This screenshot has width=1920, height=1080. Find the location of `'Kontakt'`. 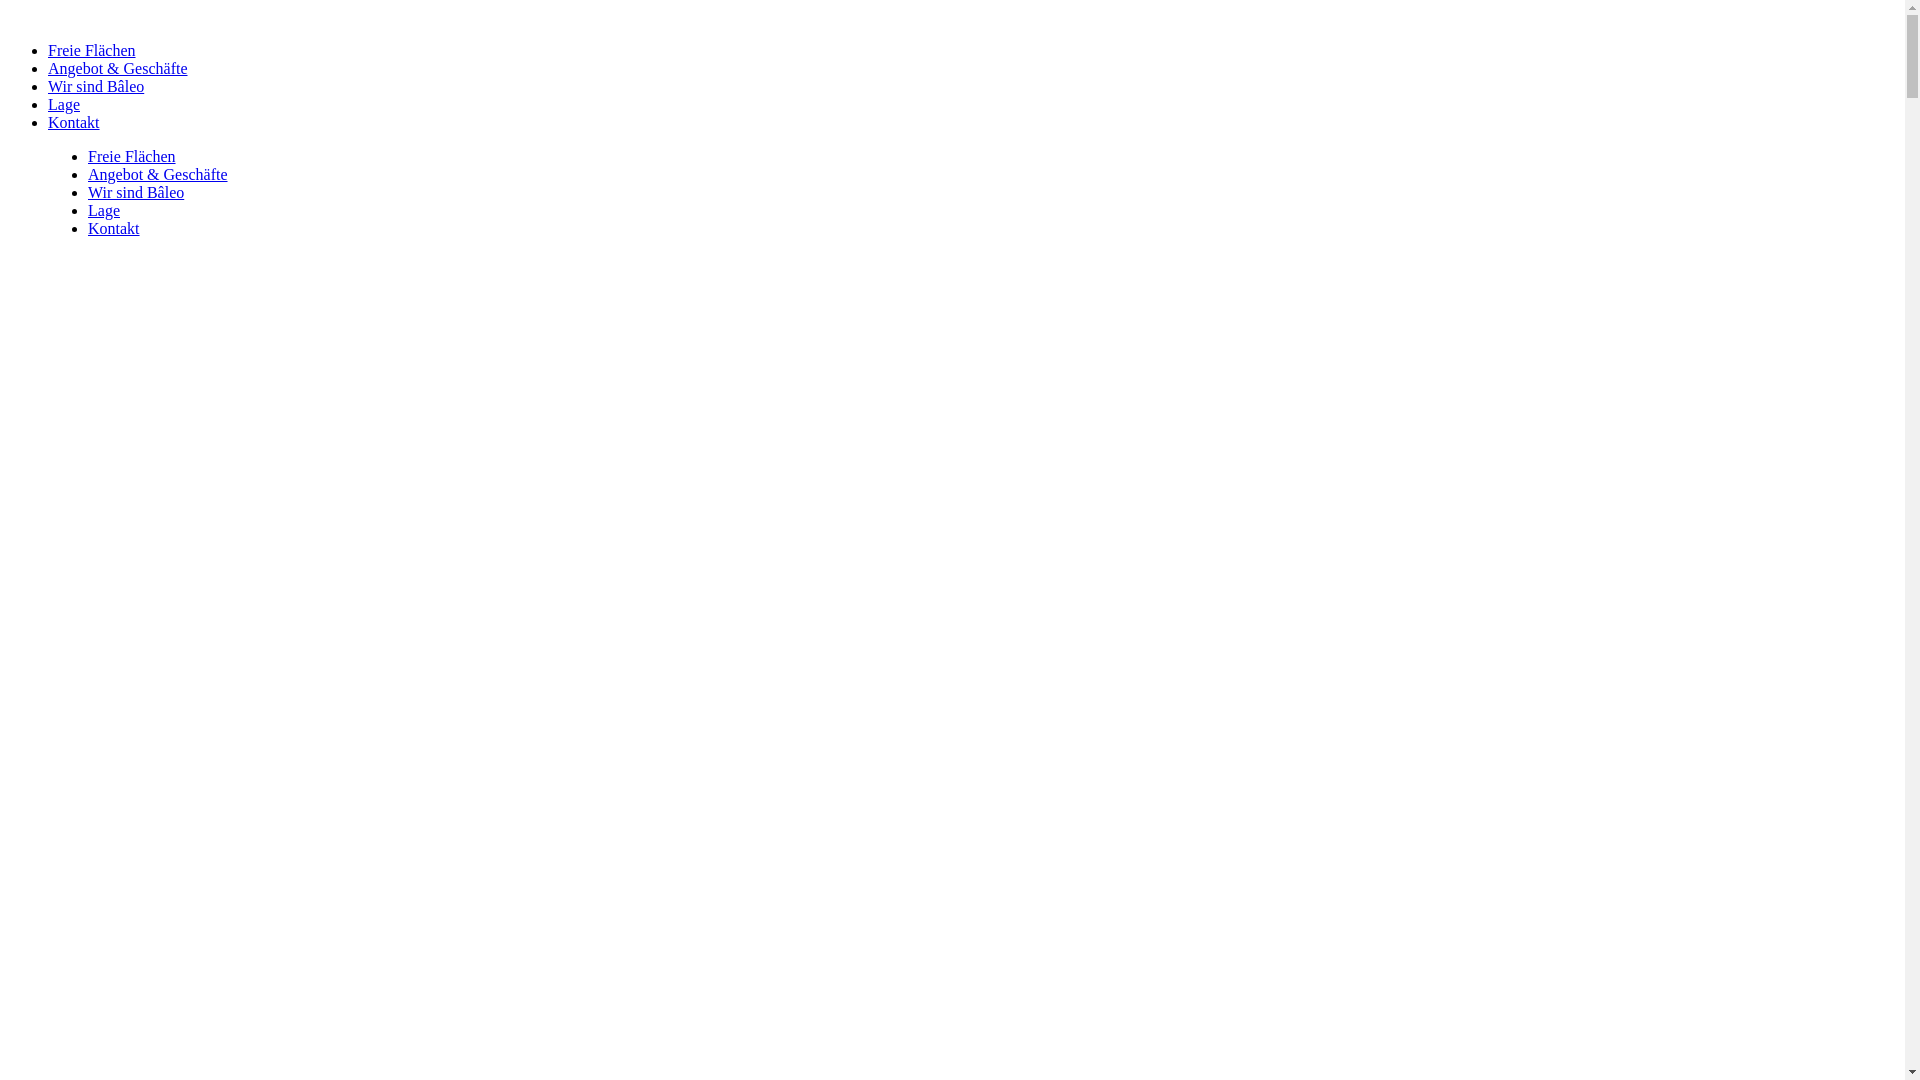

'Kontakt' is located at coordinates (73, 122).